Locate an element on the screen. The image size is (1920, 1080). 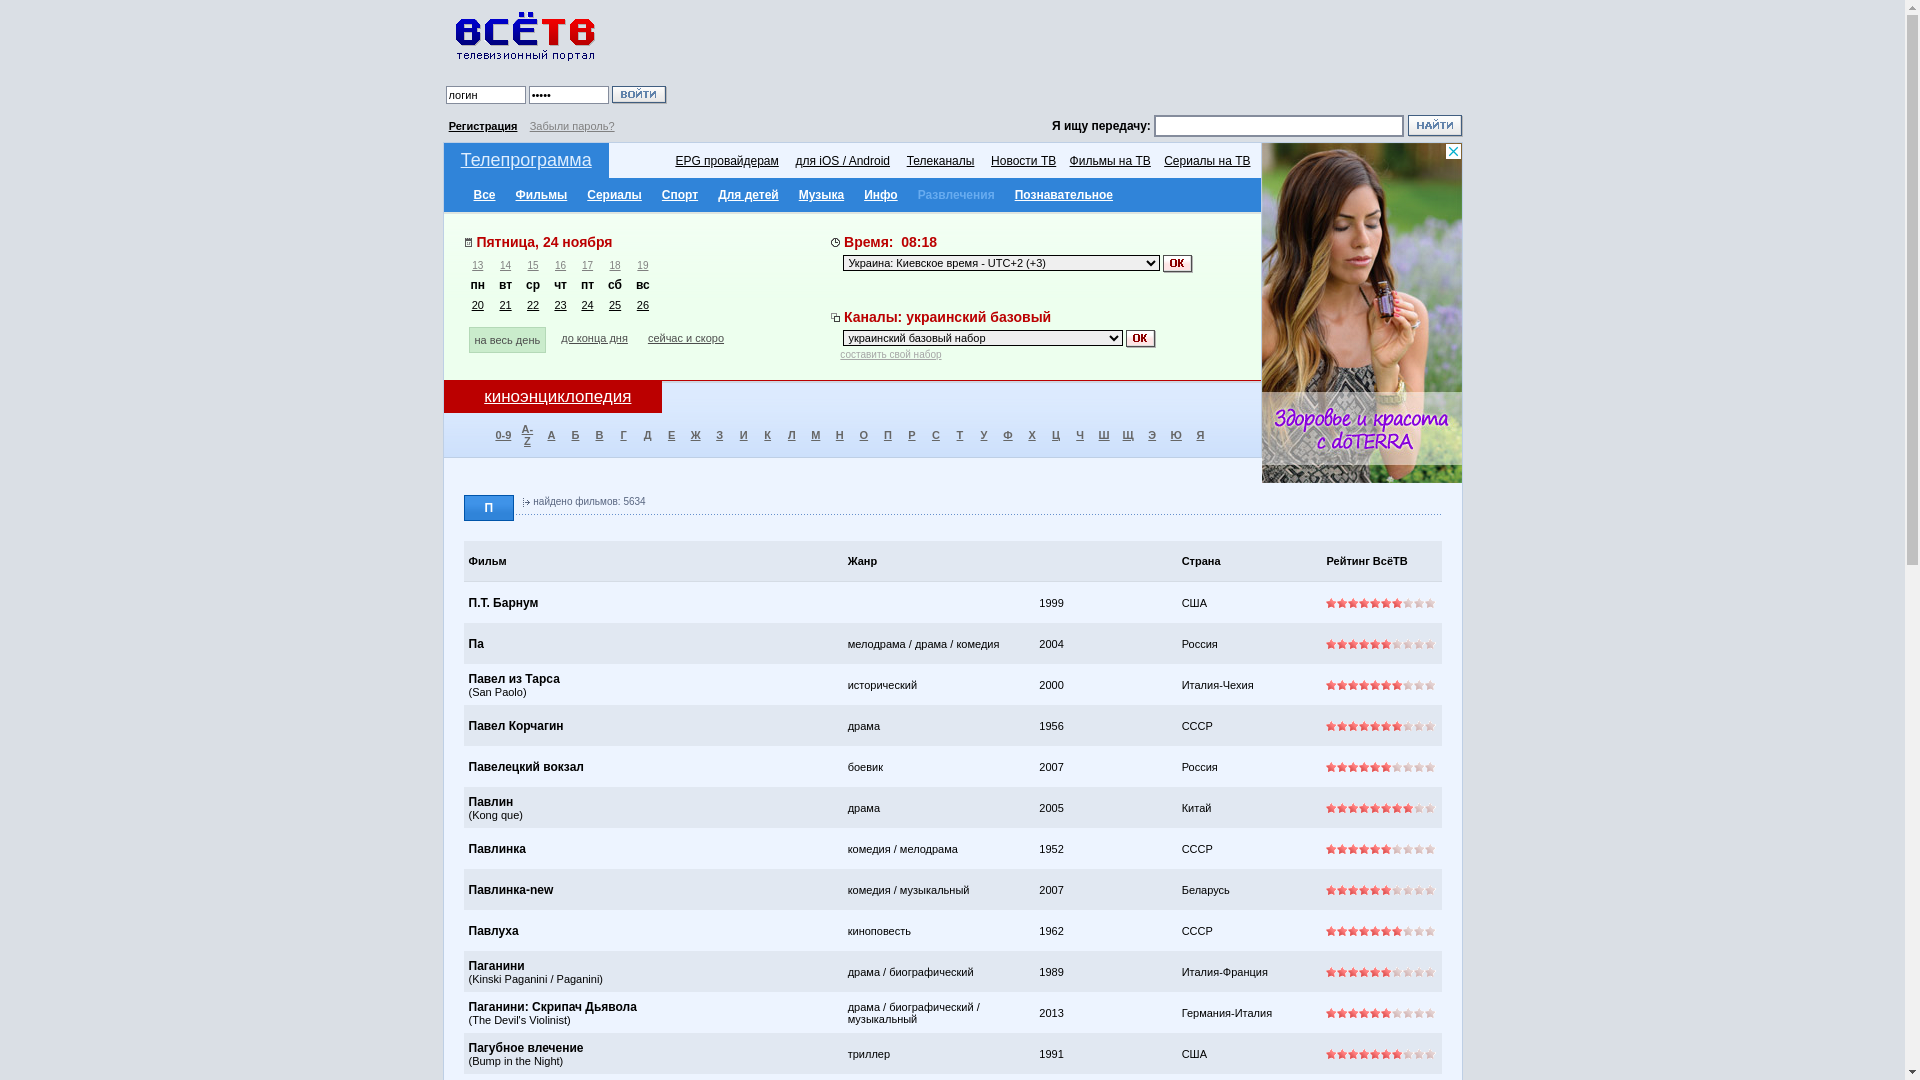
'0-9' is located at coordinates (503, 434).